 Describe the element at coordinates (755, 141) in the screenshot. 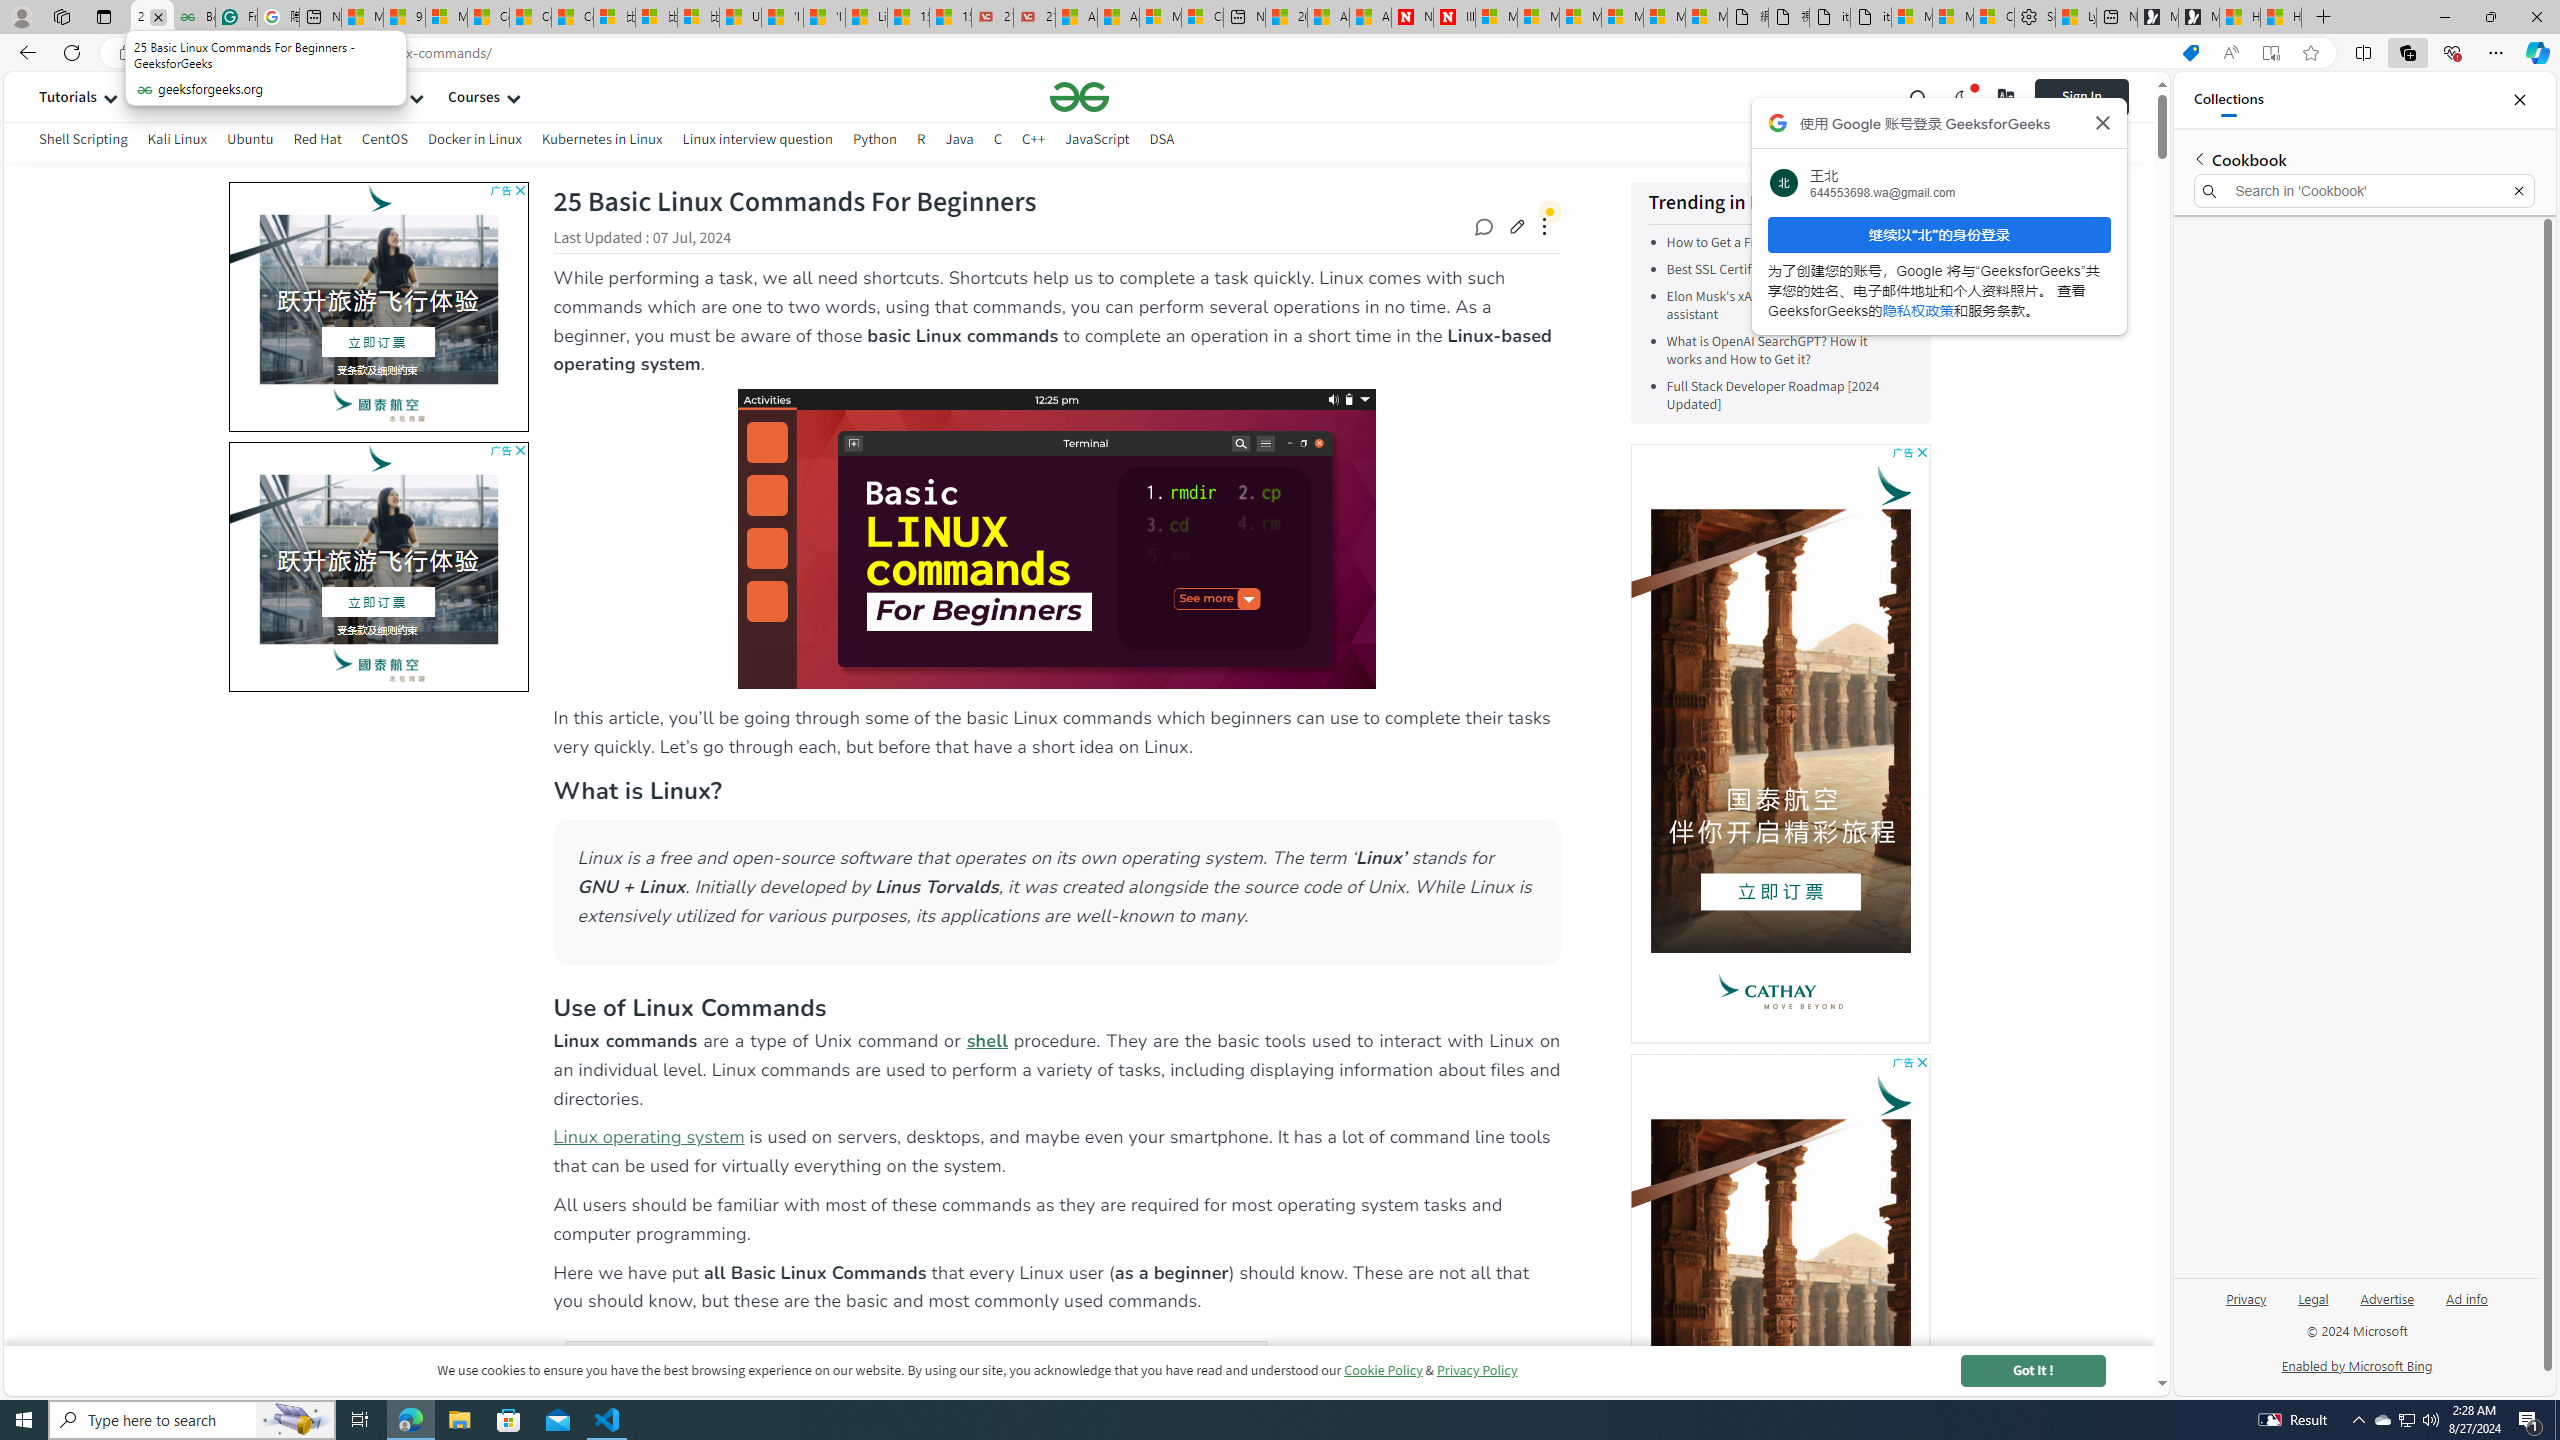

I see `'Linux interview question'` at that location.